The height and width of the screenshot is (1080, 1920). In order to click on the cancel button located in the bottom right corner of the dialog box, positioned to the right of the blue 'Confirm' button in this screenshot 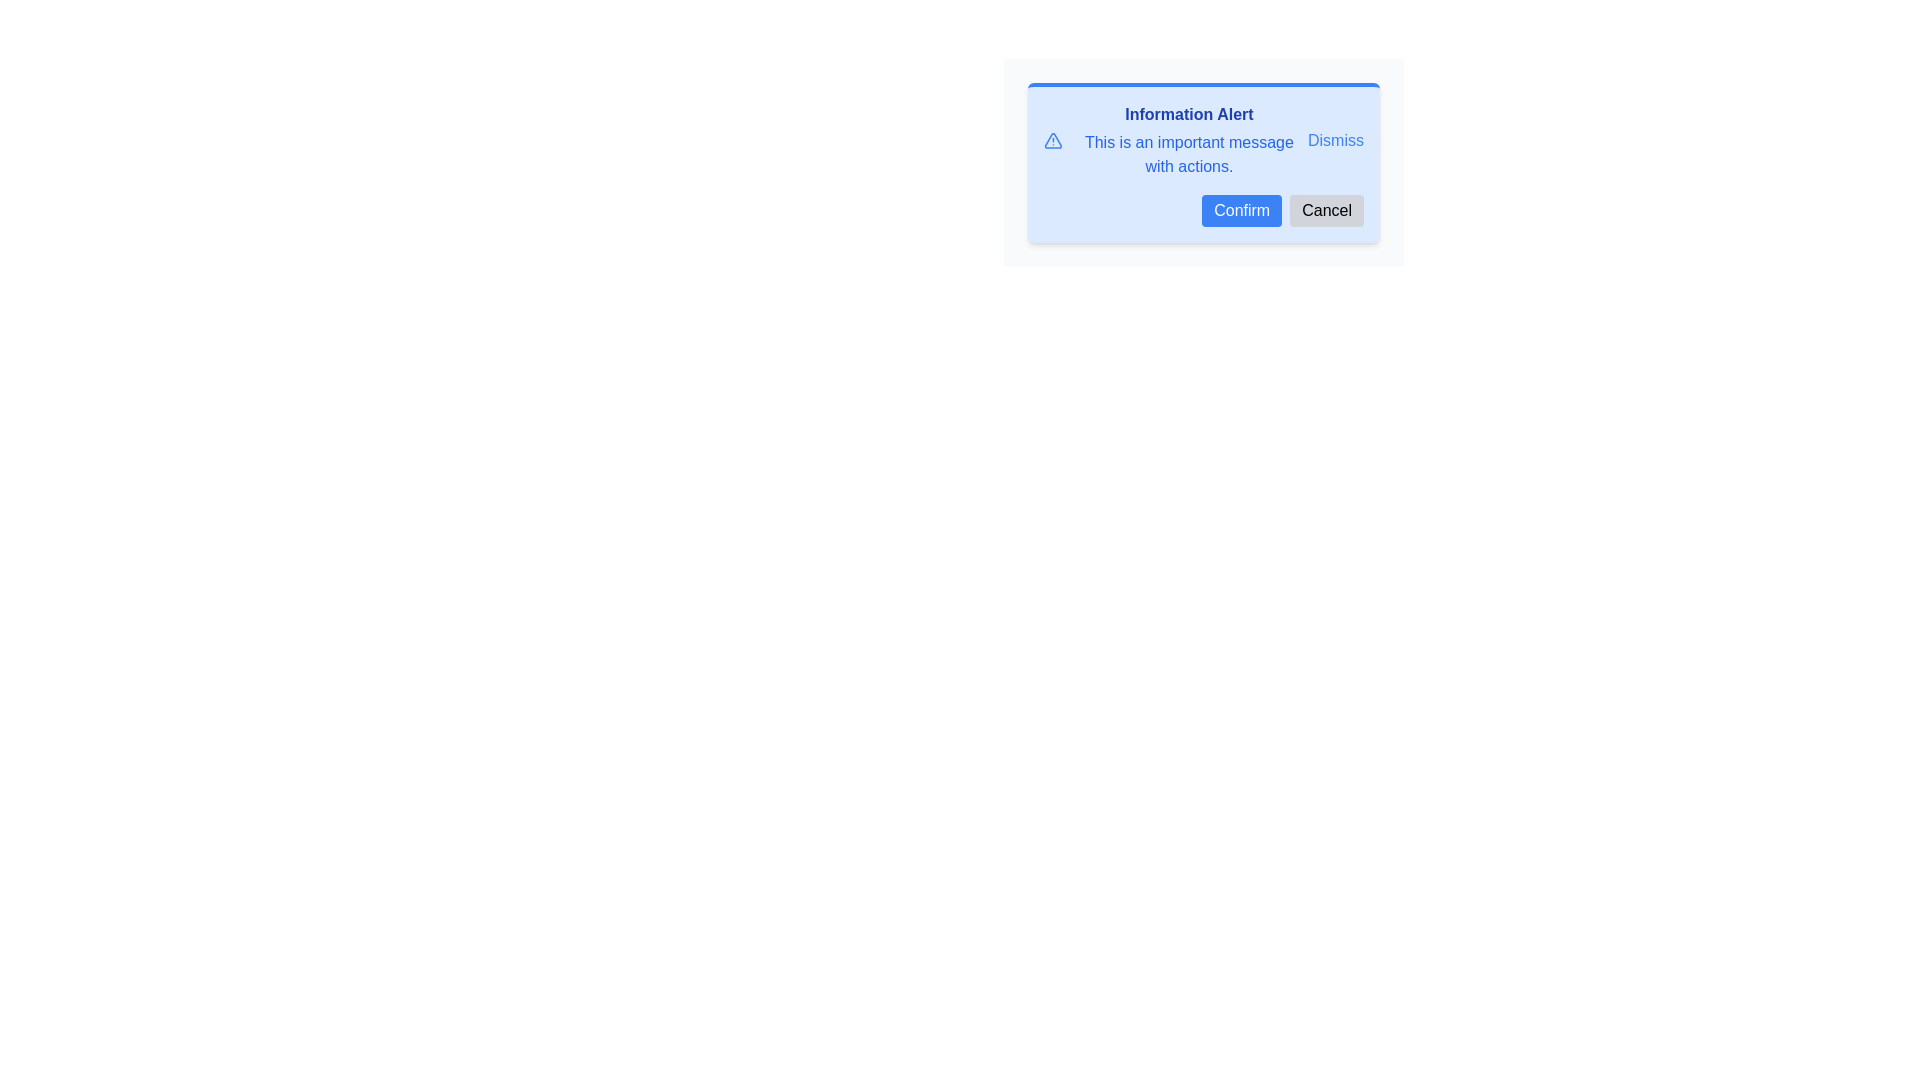, I will do `click(1327, 211)`.